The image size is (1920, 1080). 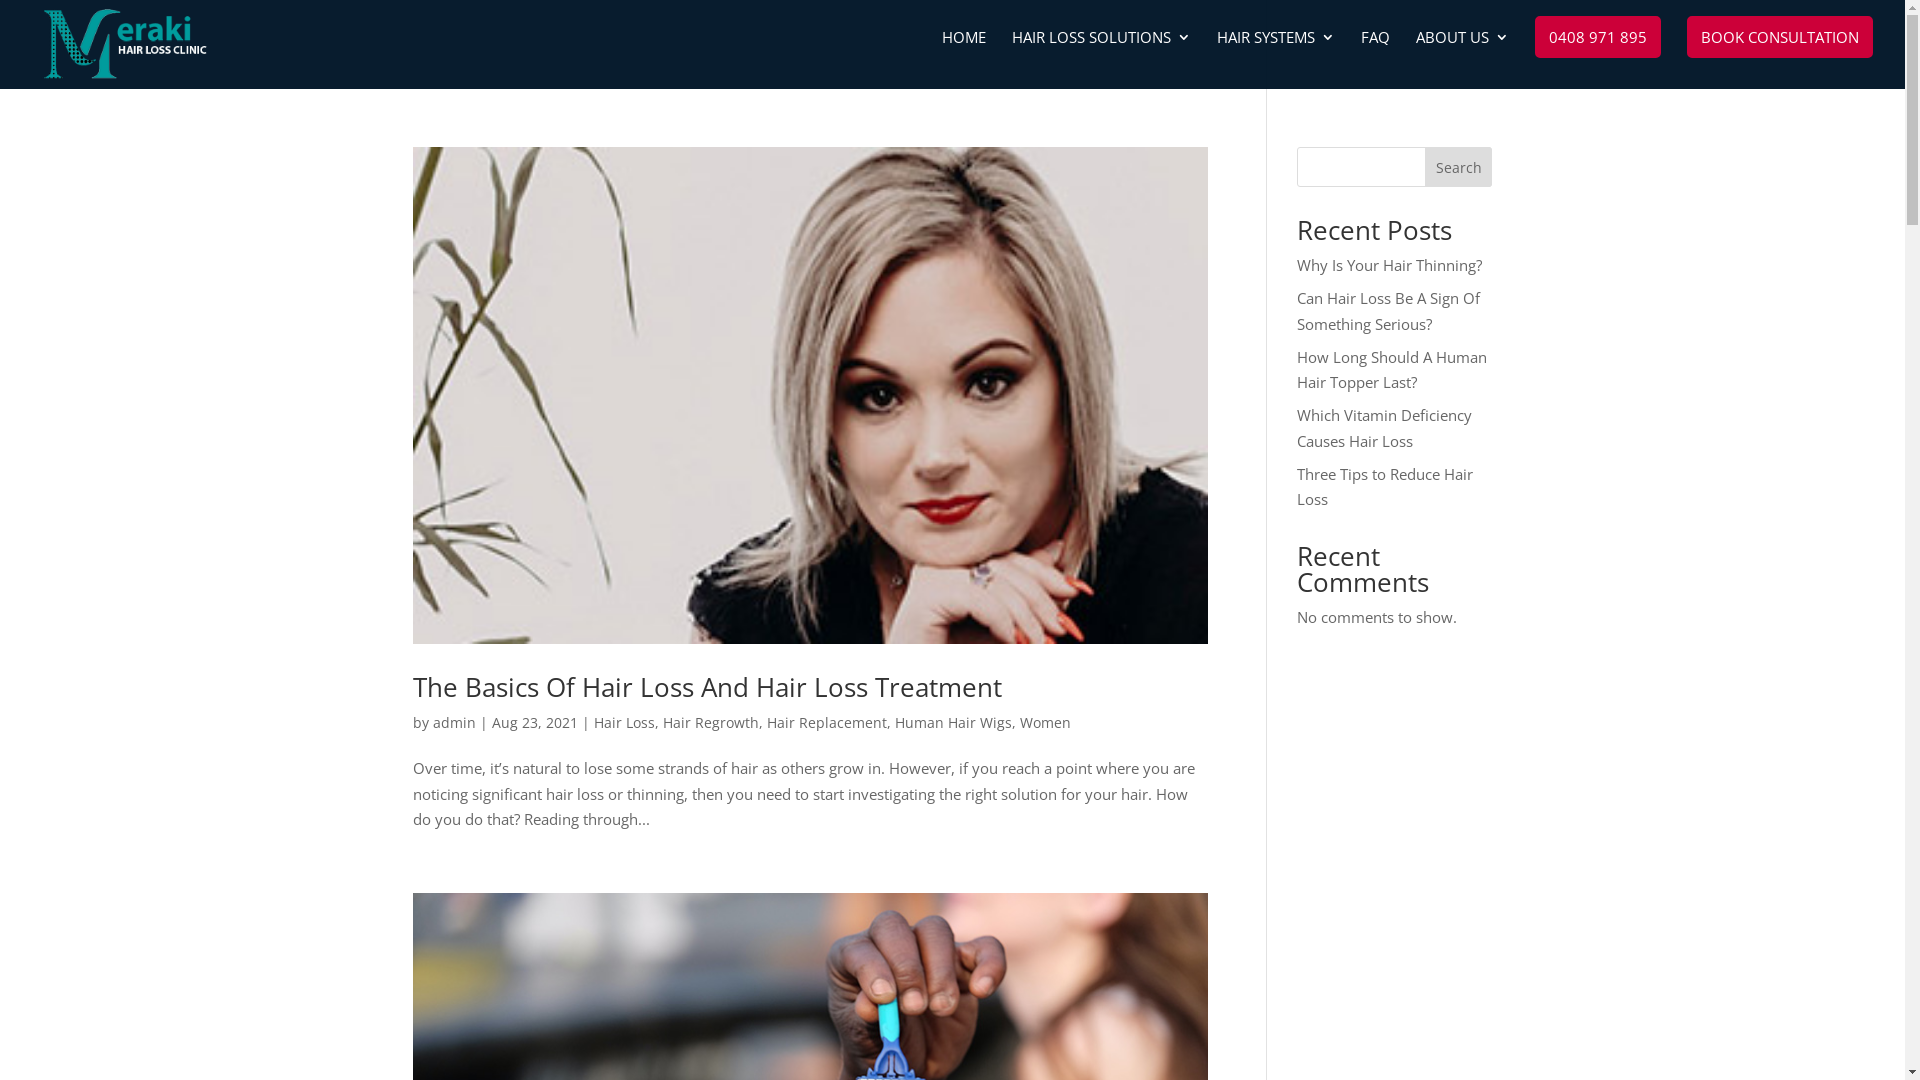 What do you see at coordinates (1384, 486) in the screenshot?
I see `'Three Tips to Reduce Hair Loss'` at bounding box center [1384, 486].